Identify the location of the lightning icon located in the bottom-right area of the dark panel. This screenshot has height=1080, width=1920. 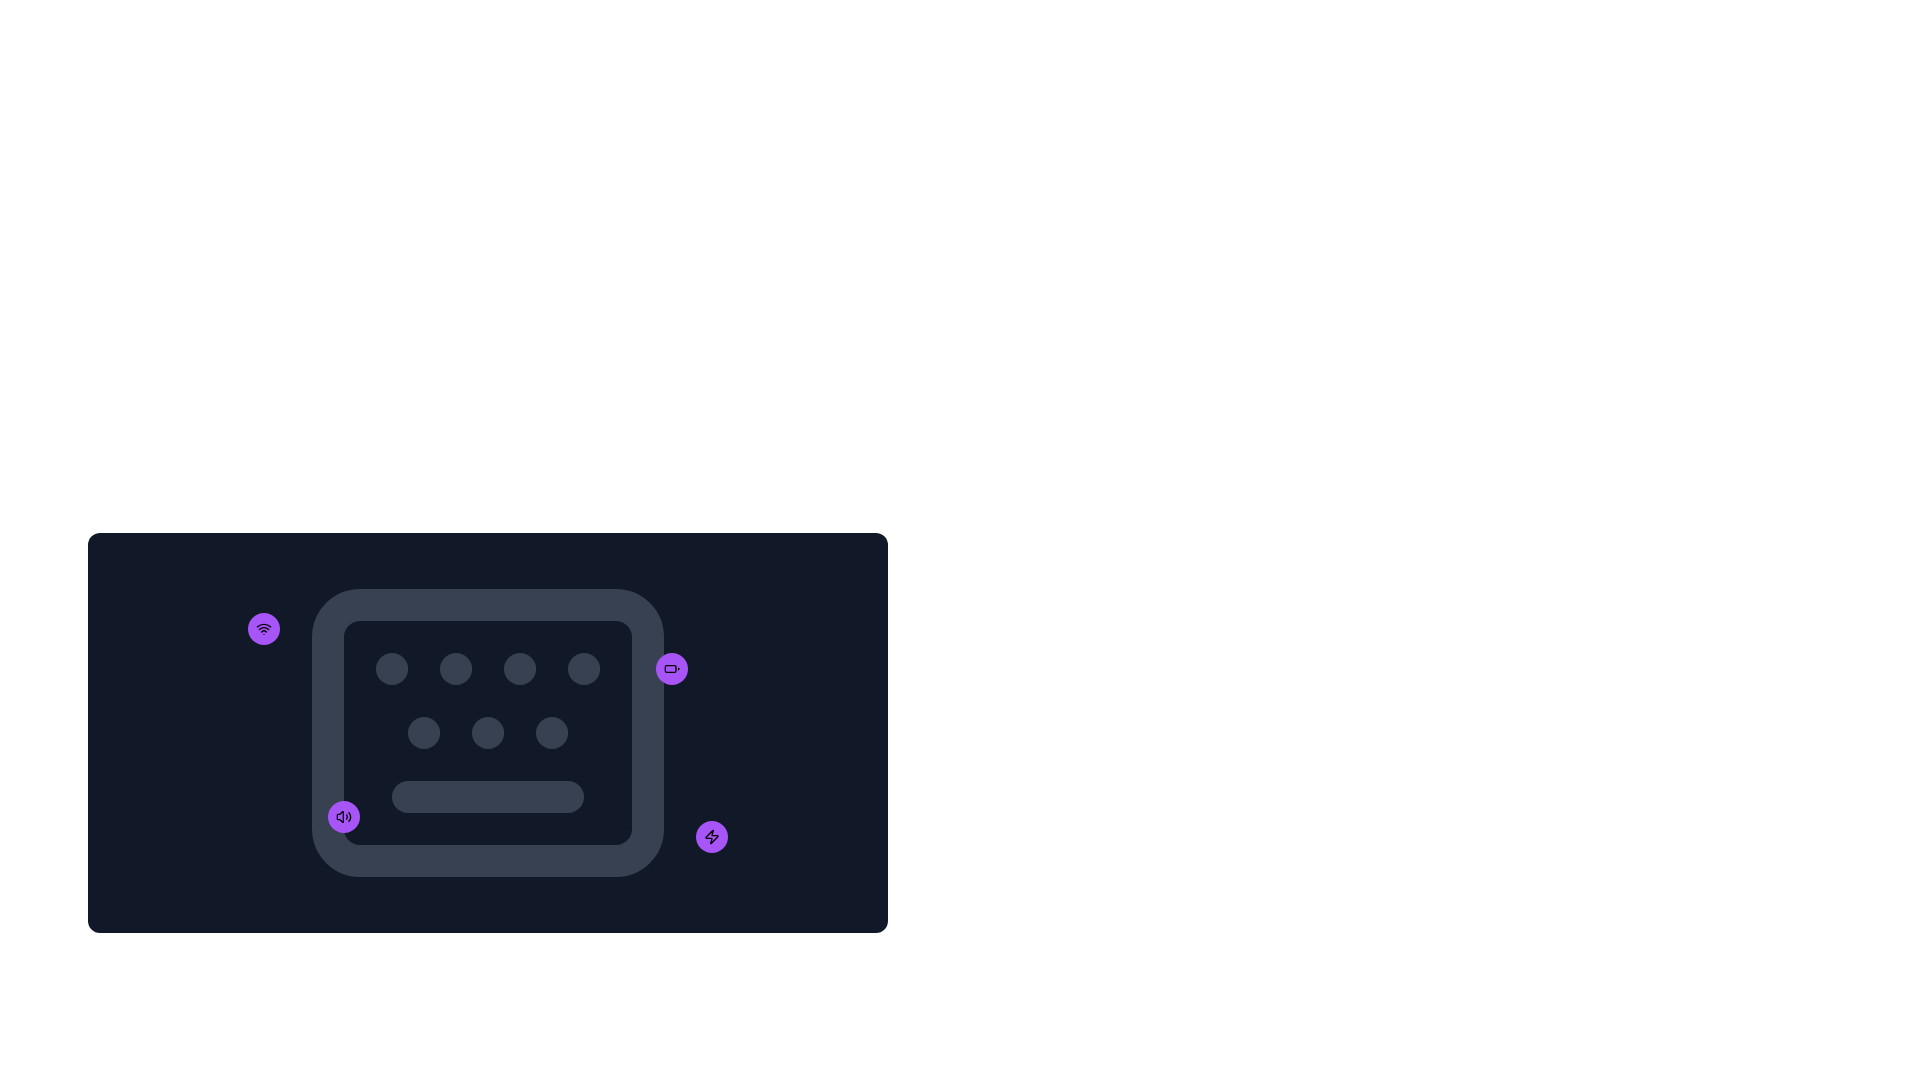
(711, 837).